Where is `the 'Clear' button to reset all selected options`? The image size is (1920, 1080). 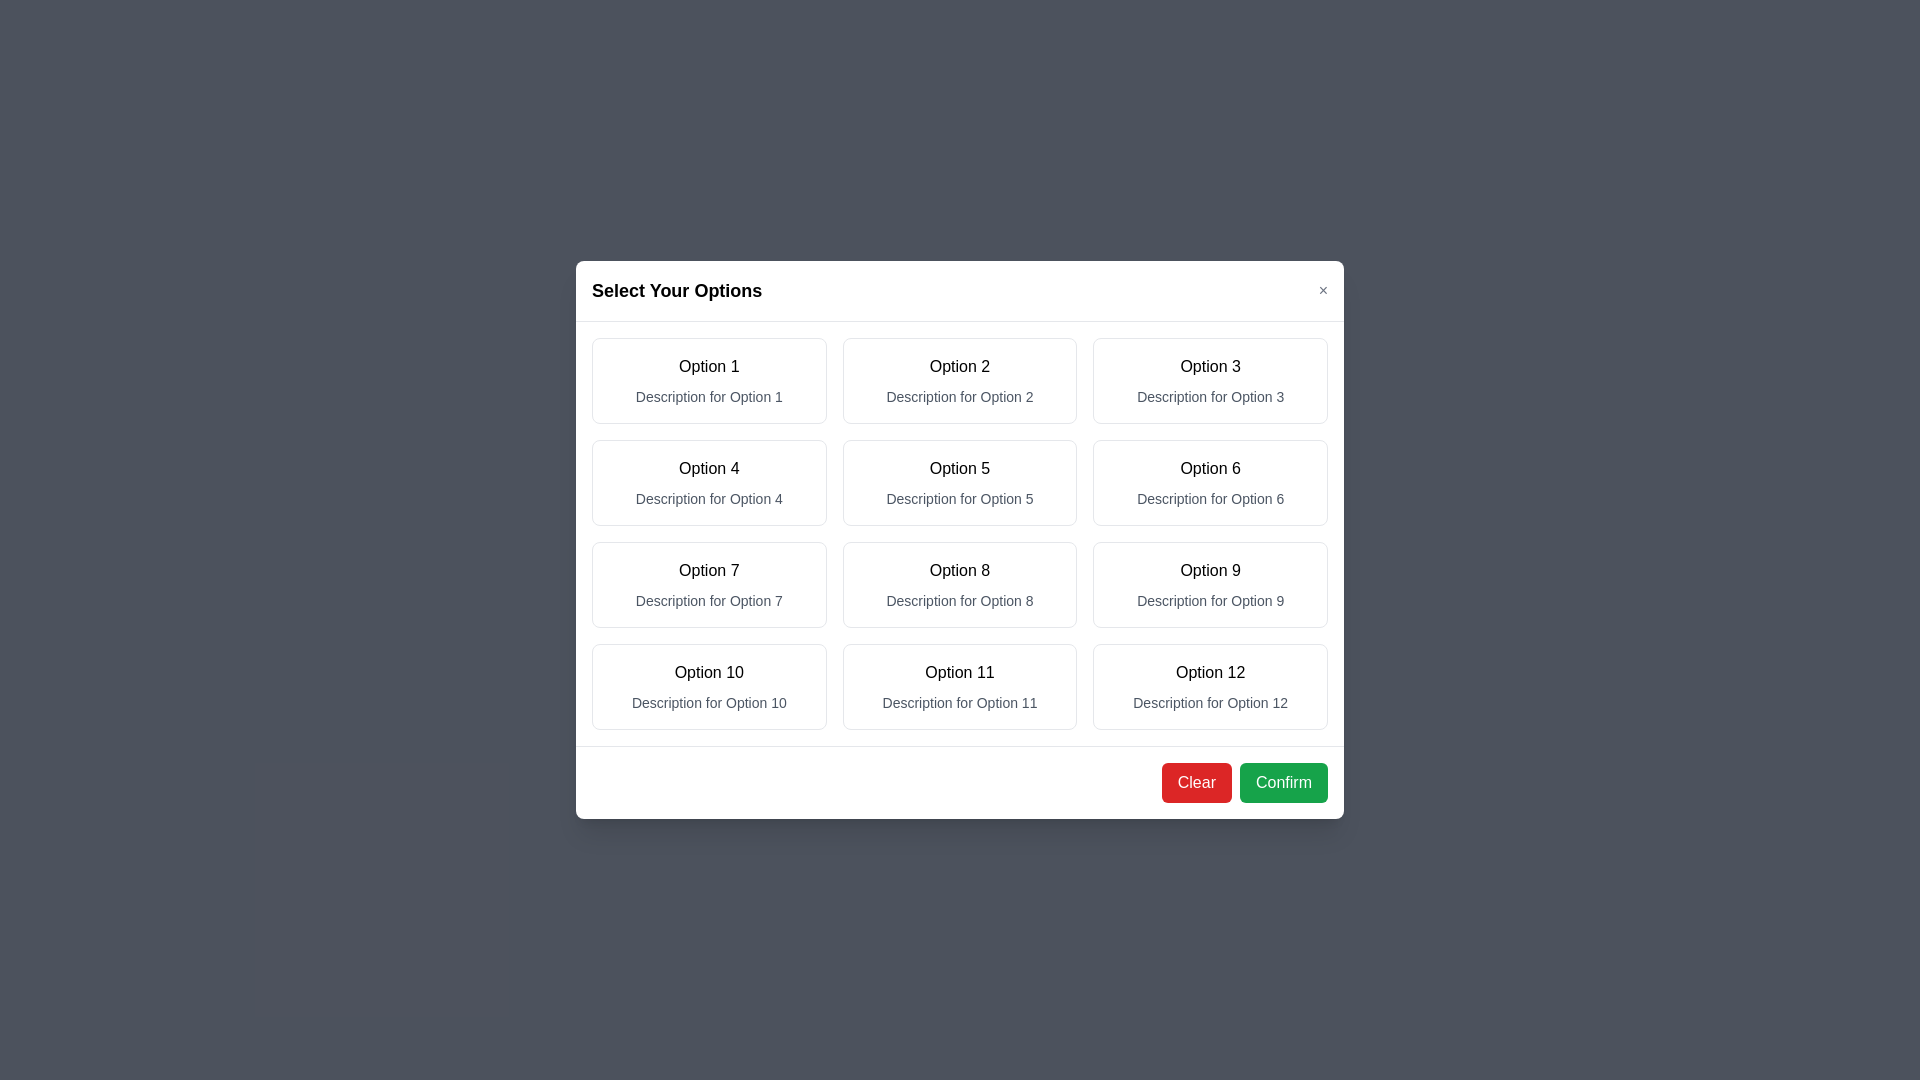 the 'Clear' button to reset all selected options is located at coordinates (1196, 782).